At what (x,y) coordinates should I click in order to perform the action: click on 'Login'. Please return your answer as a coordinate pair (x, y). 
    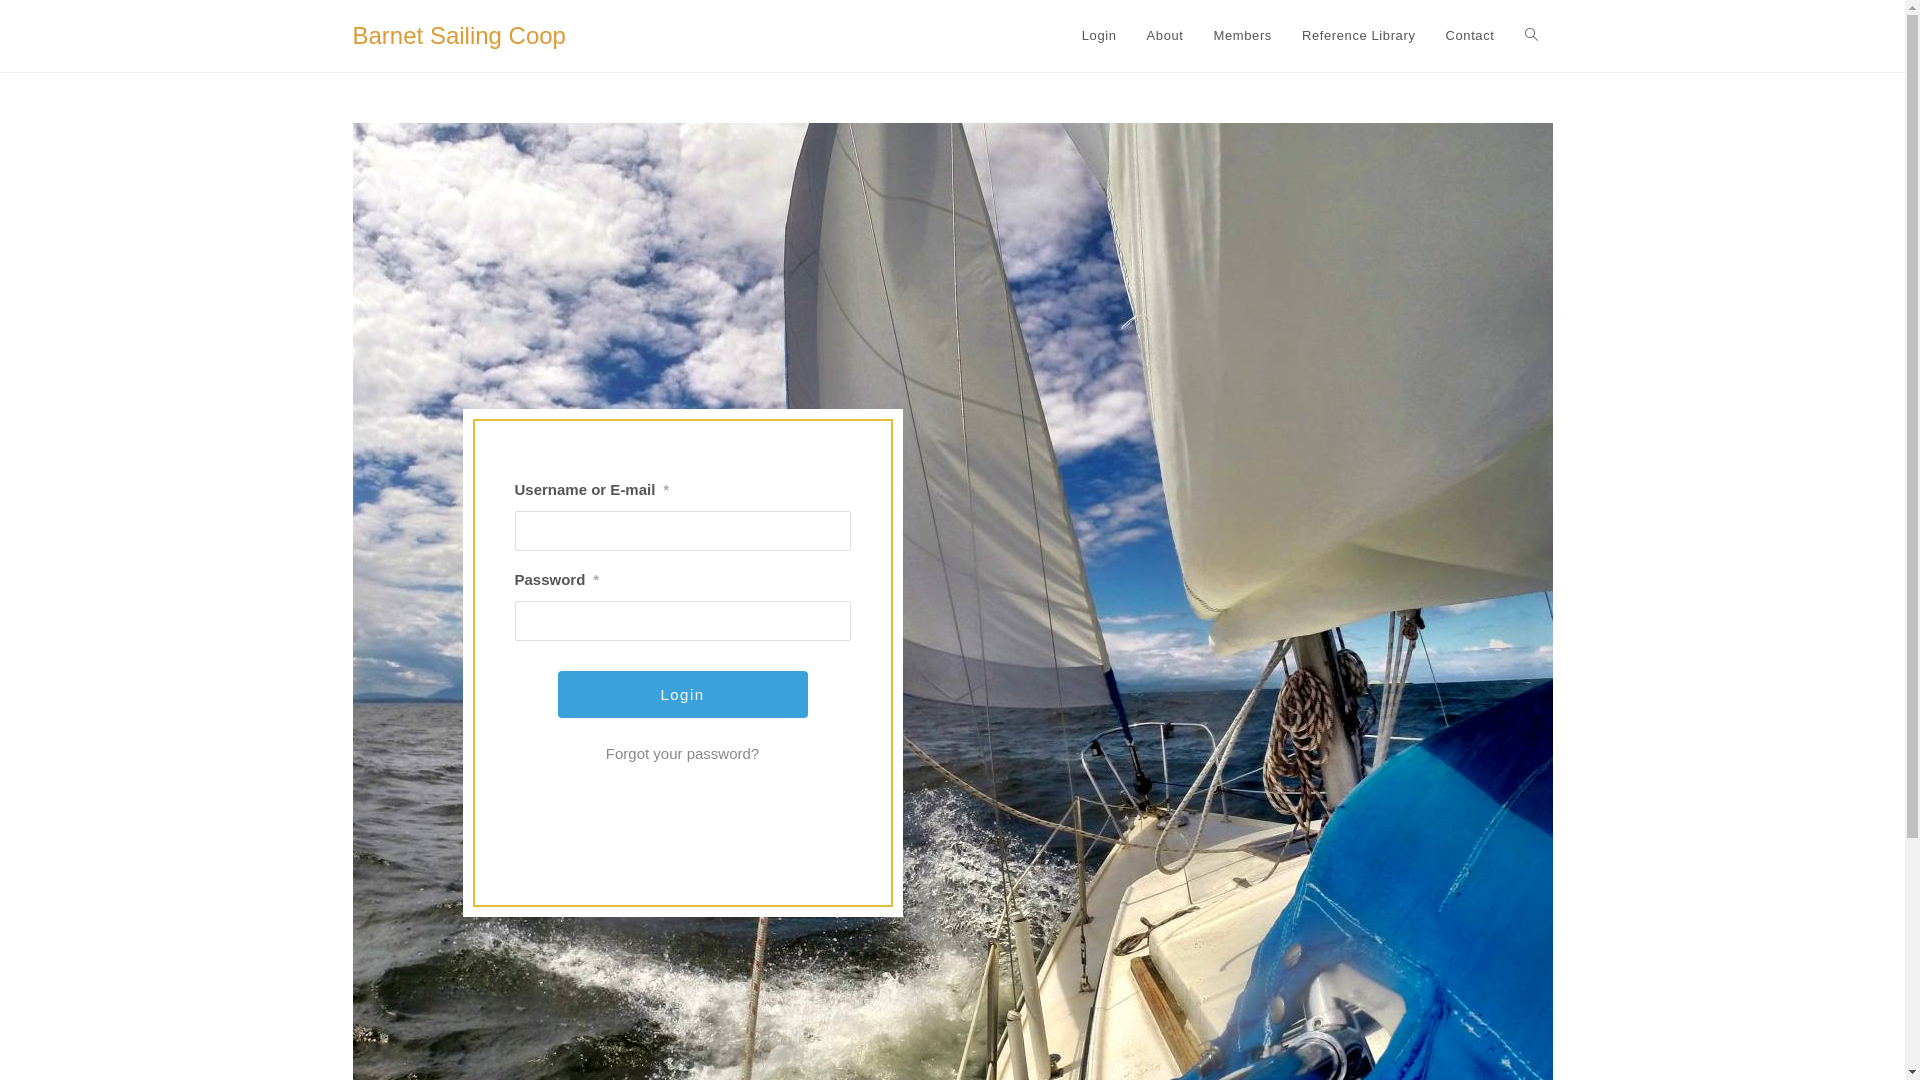
    Looking at the image, I should click on (1098, 35).